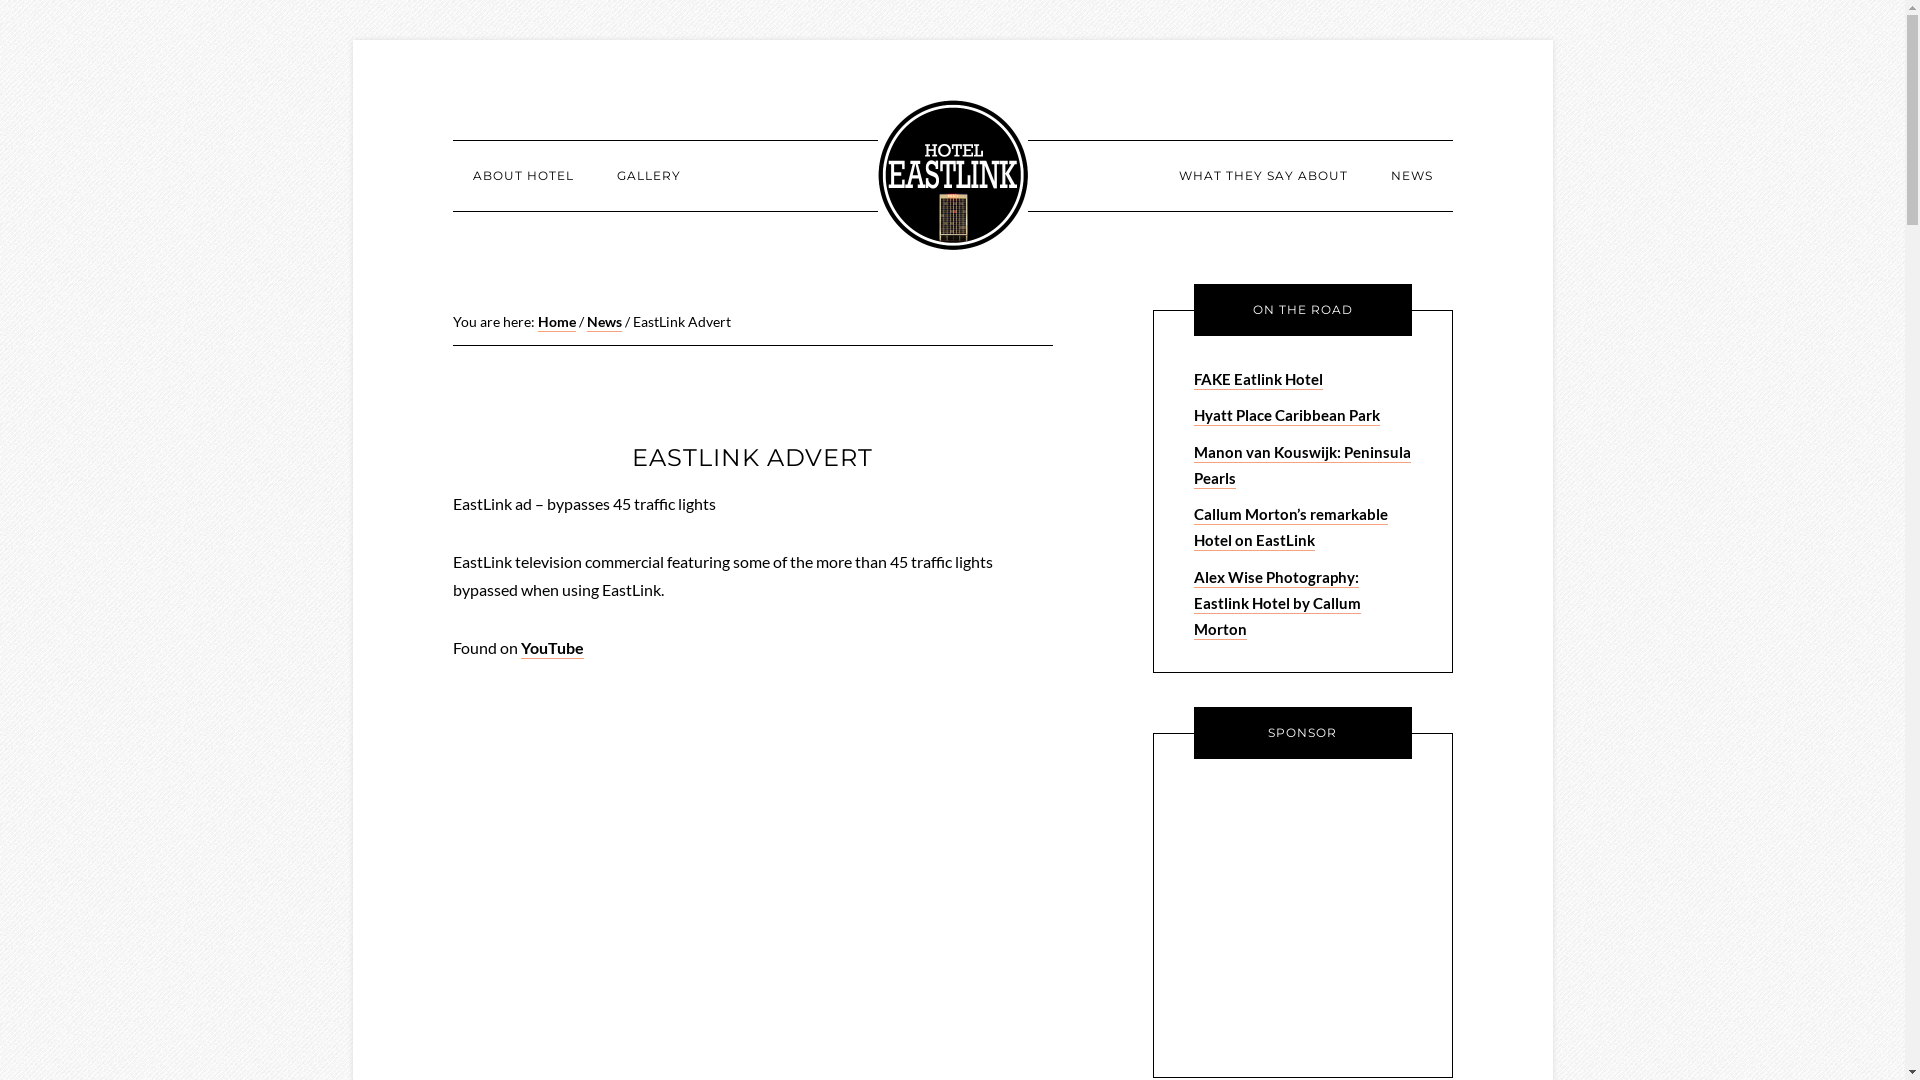 Image resolution: width=1920 pixels, height=1080 pixels. What do you see at coordinates (648, 175) in the screenshot?
I see `'GALLERY'` at bounding box center [648, 175].